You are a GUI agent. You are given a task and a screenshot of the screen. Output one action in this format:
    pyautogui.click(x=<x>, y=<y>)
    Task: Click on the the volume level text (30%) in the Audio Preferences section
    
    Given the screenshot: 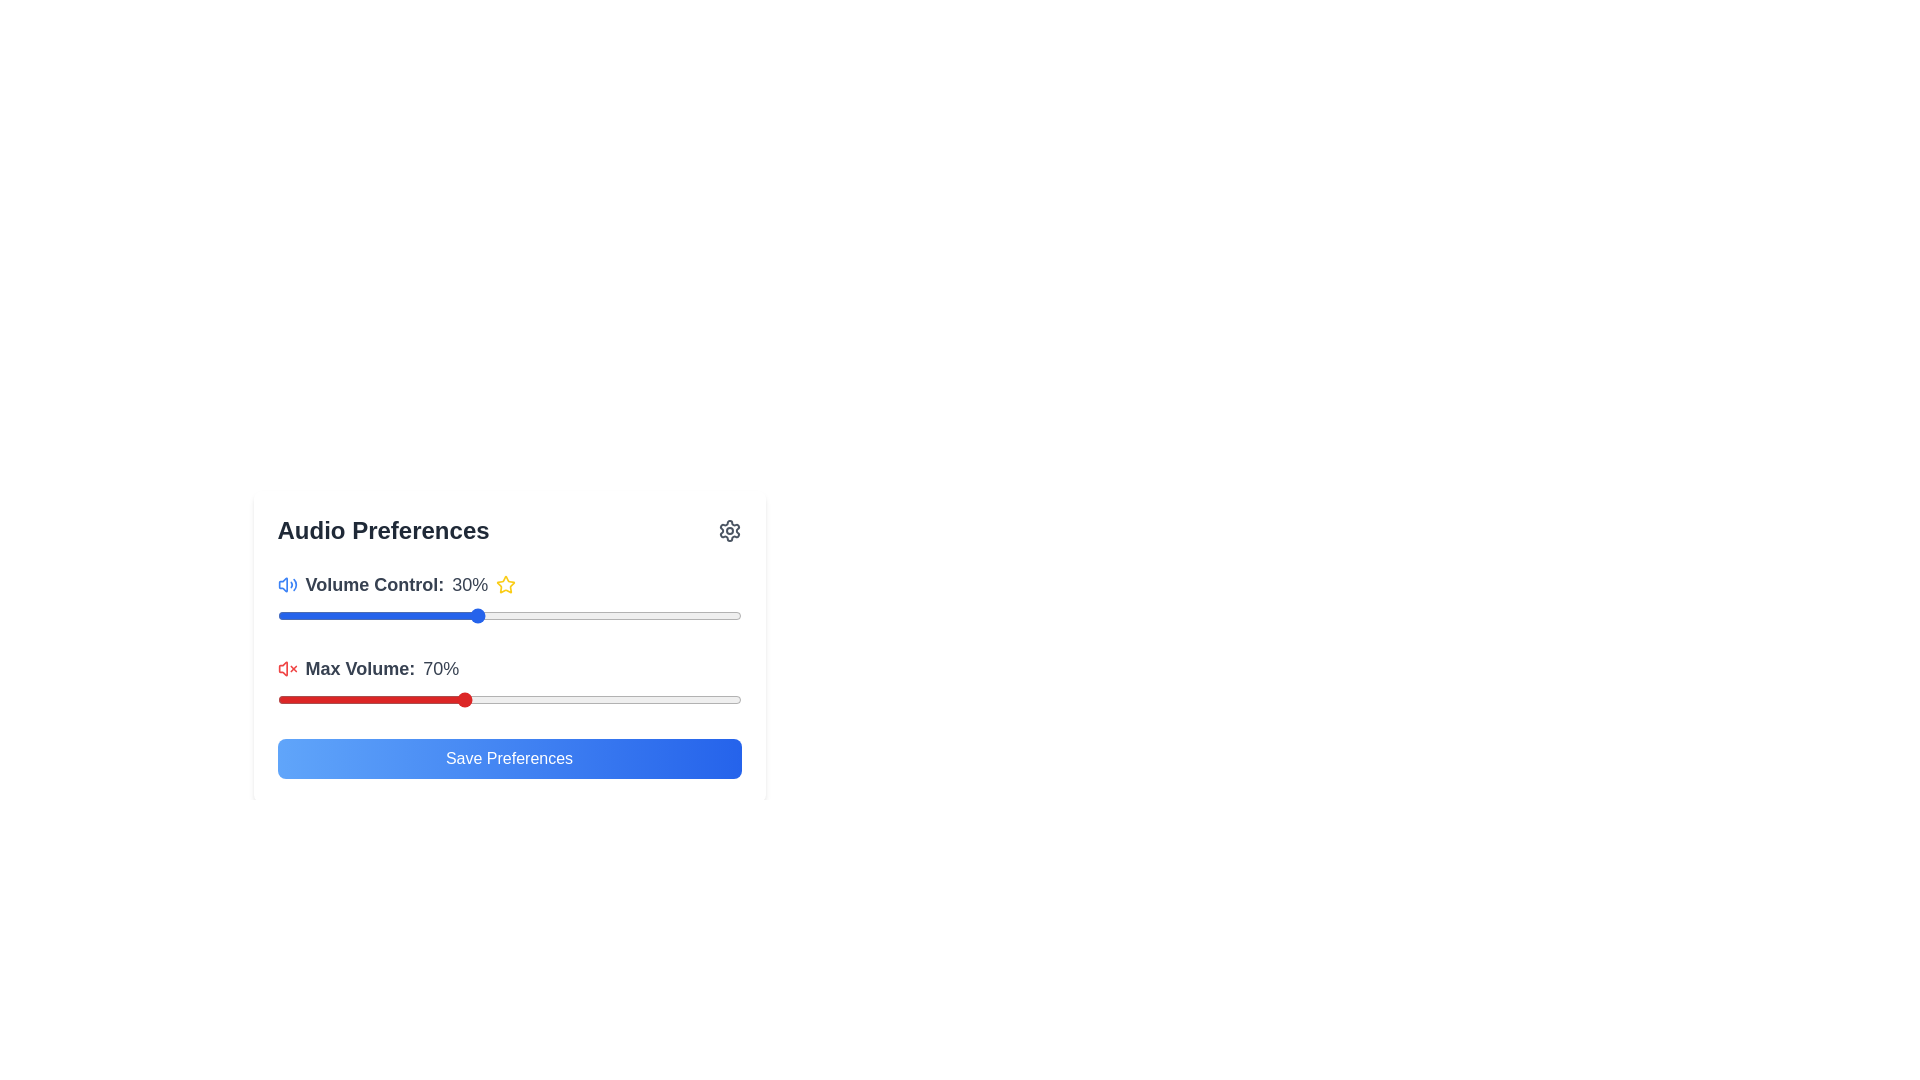 What is the action you would take?
    pyautogui.click(x=509, y=600)
    